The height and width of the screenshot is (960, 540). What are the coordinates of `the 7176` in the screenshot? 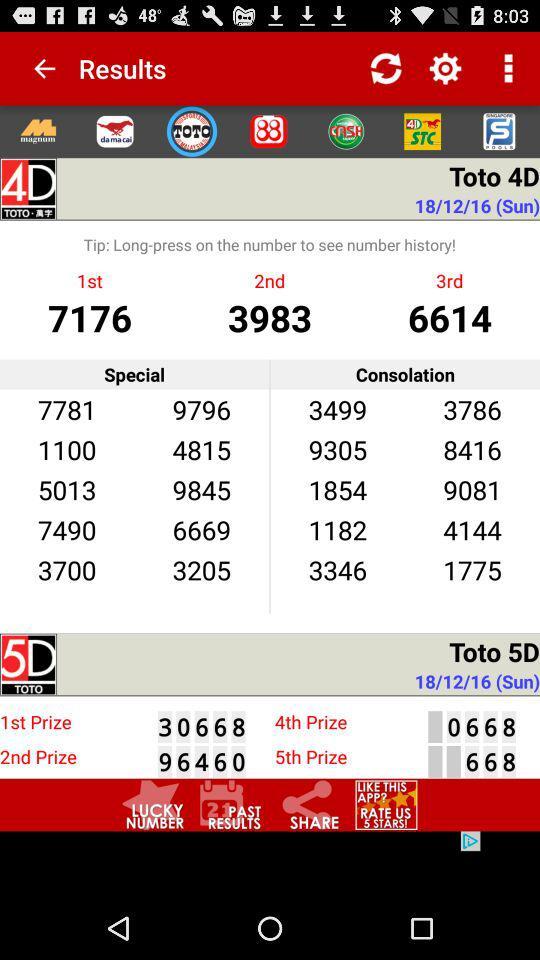 It's located at (89, 317).